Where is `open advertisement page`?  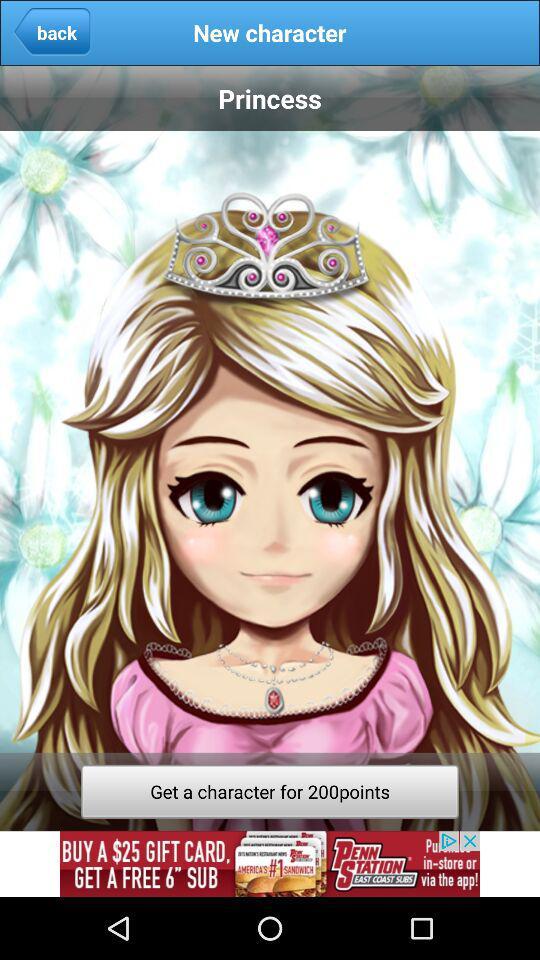 open advertisement page is located at coordinates (270, 863).